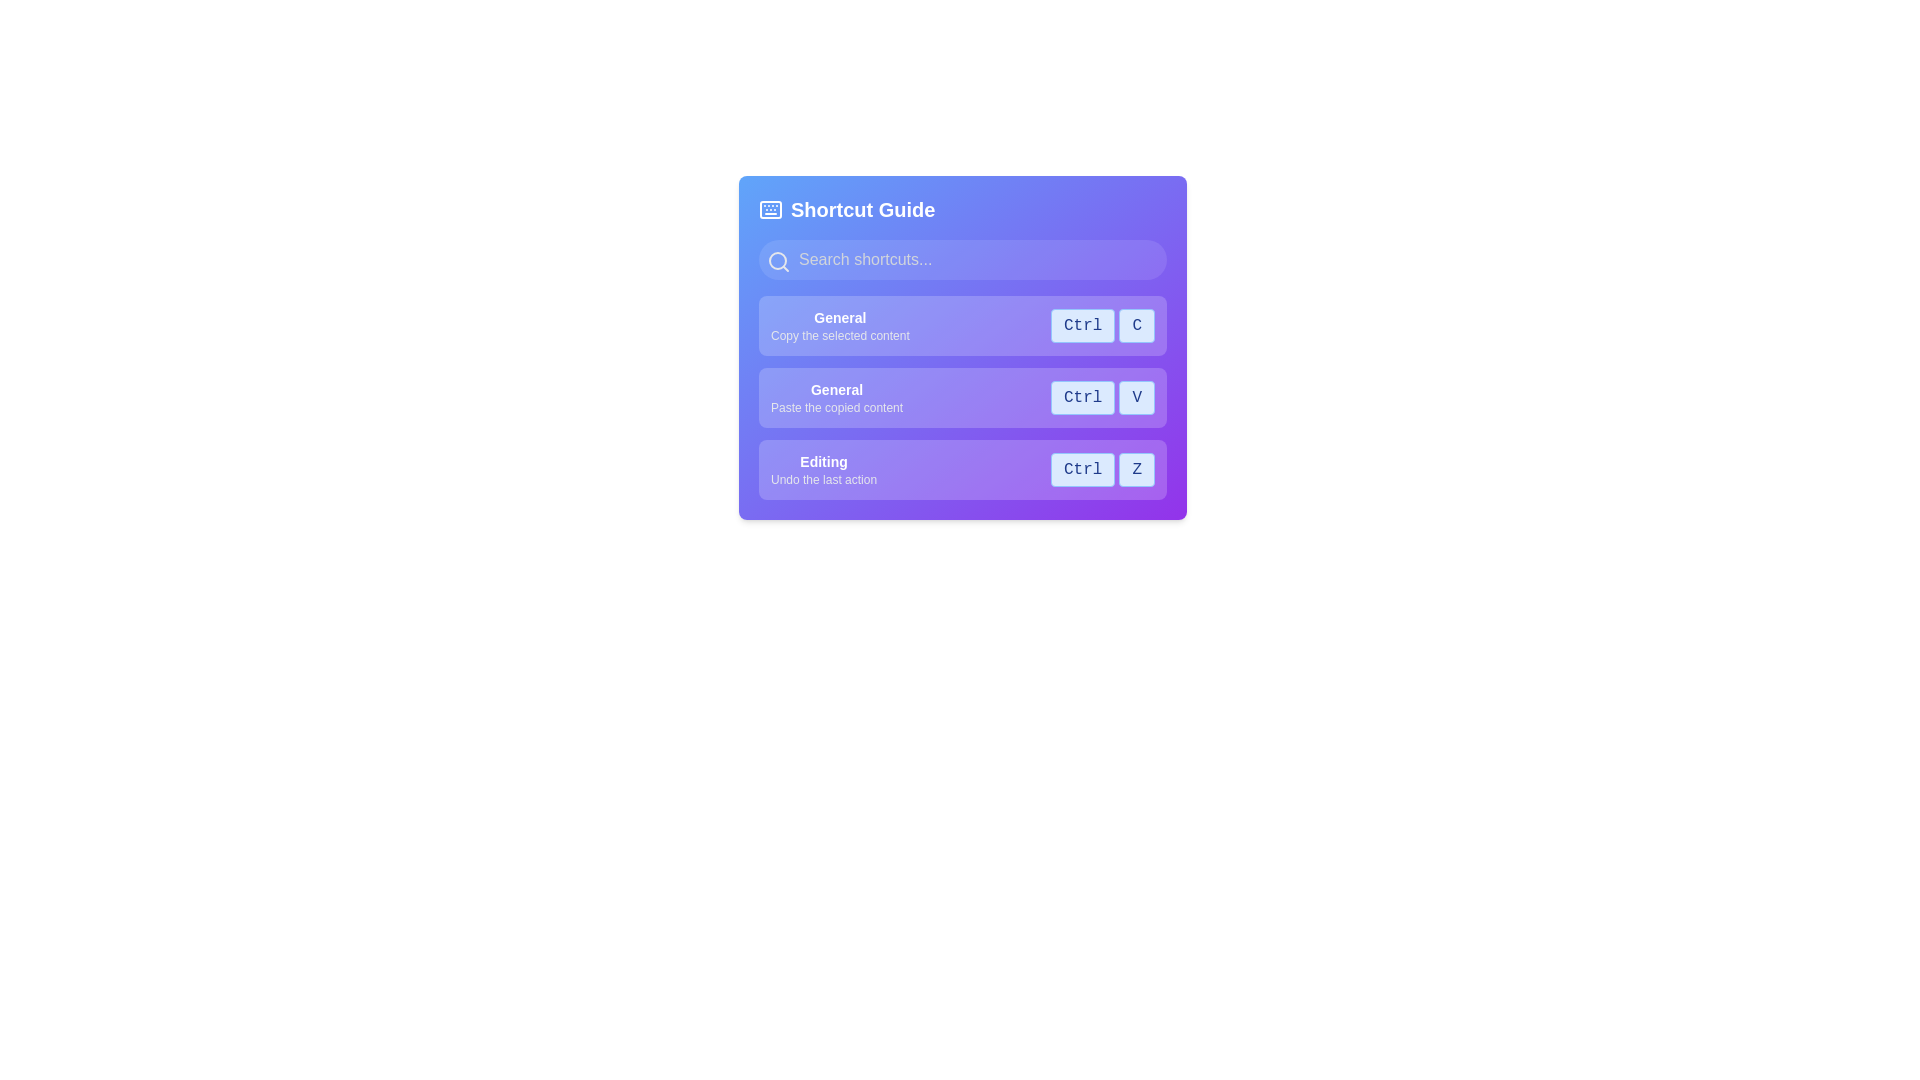  Describe the element at coordinates (1082, 470) in the screenshot. I see `the non-interactive text button labeled 'Ctrl', which is styled in light blue with a blue border and contains dark blue text, located to the right of the 'Editing' shortcut description in the 'Shortcut Guide'` at that location.